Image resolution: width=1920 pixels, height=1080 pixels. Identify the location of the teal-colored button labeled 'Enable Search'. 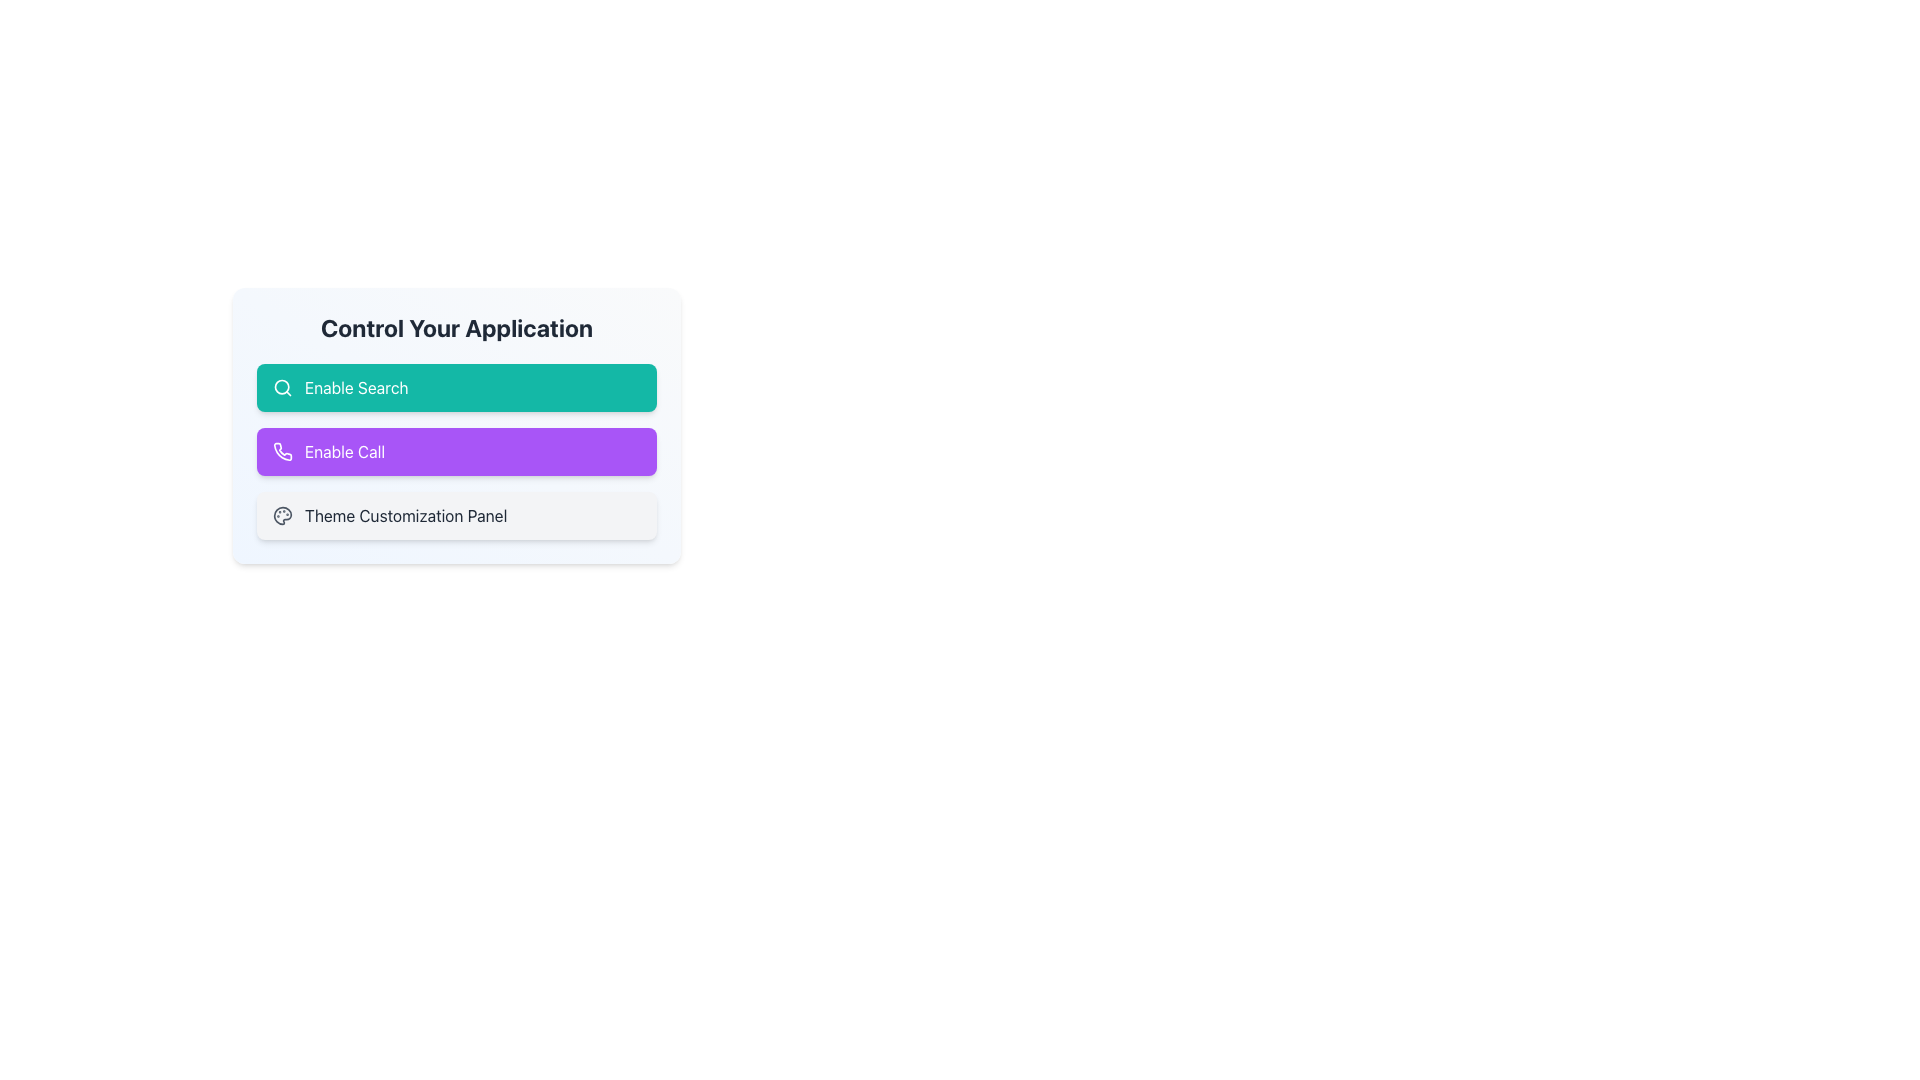
(455, 388).